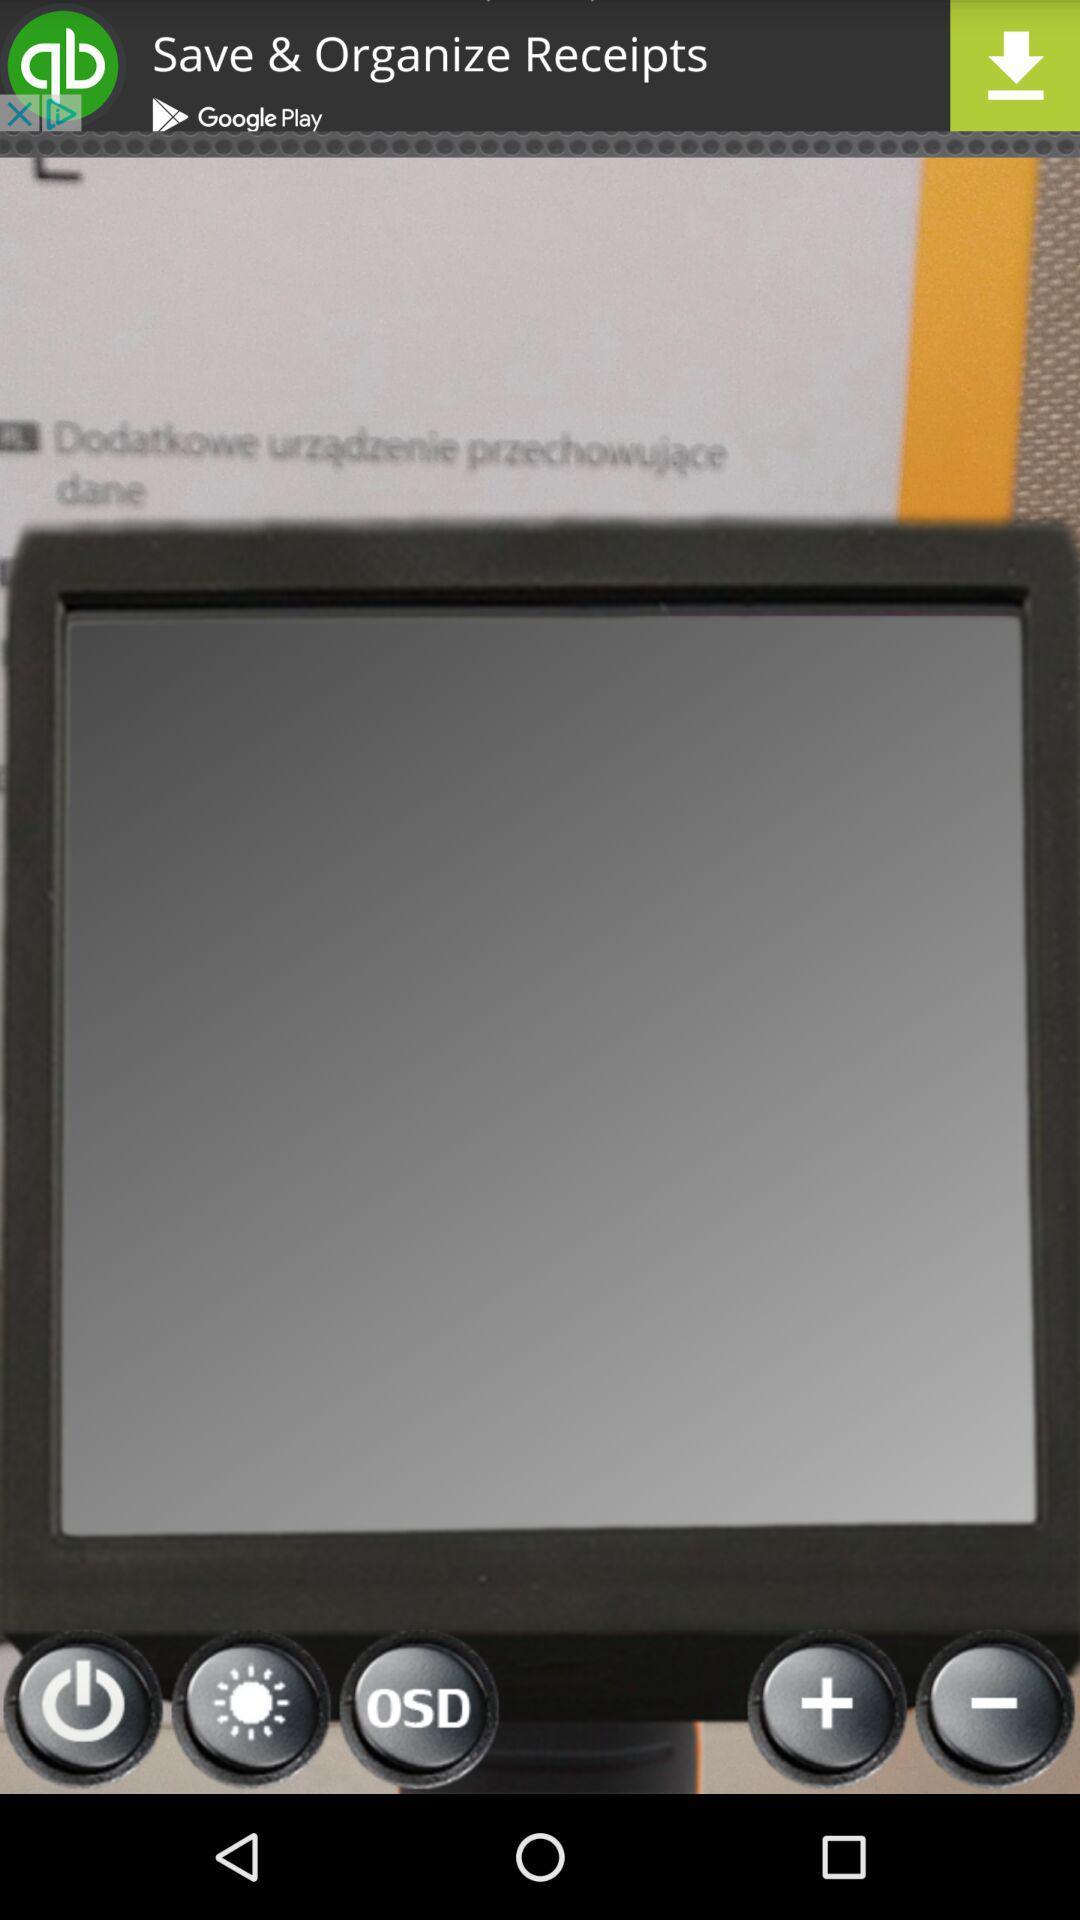 This screenshot has width=1080, height=1920. Describe the element at coordinates (995, 1708) in the screenshot. I see `reduce the volume` at that location.